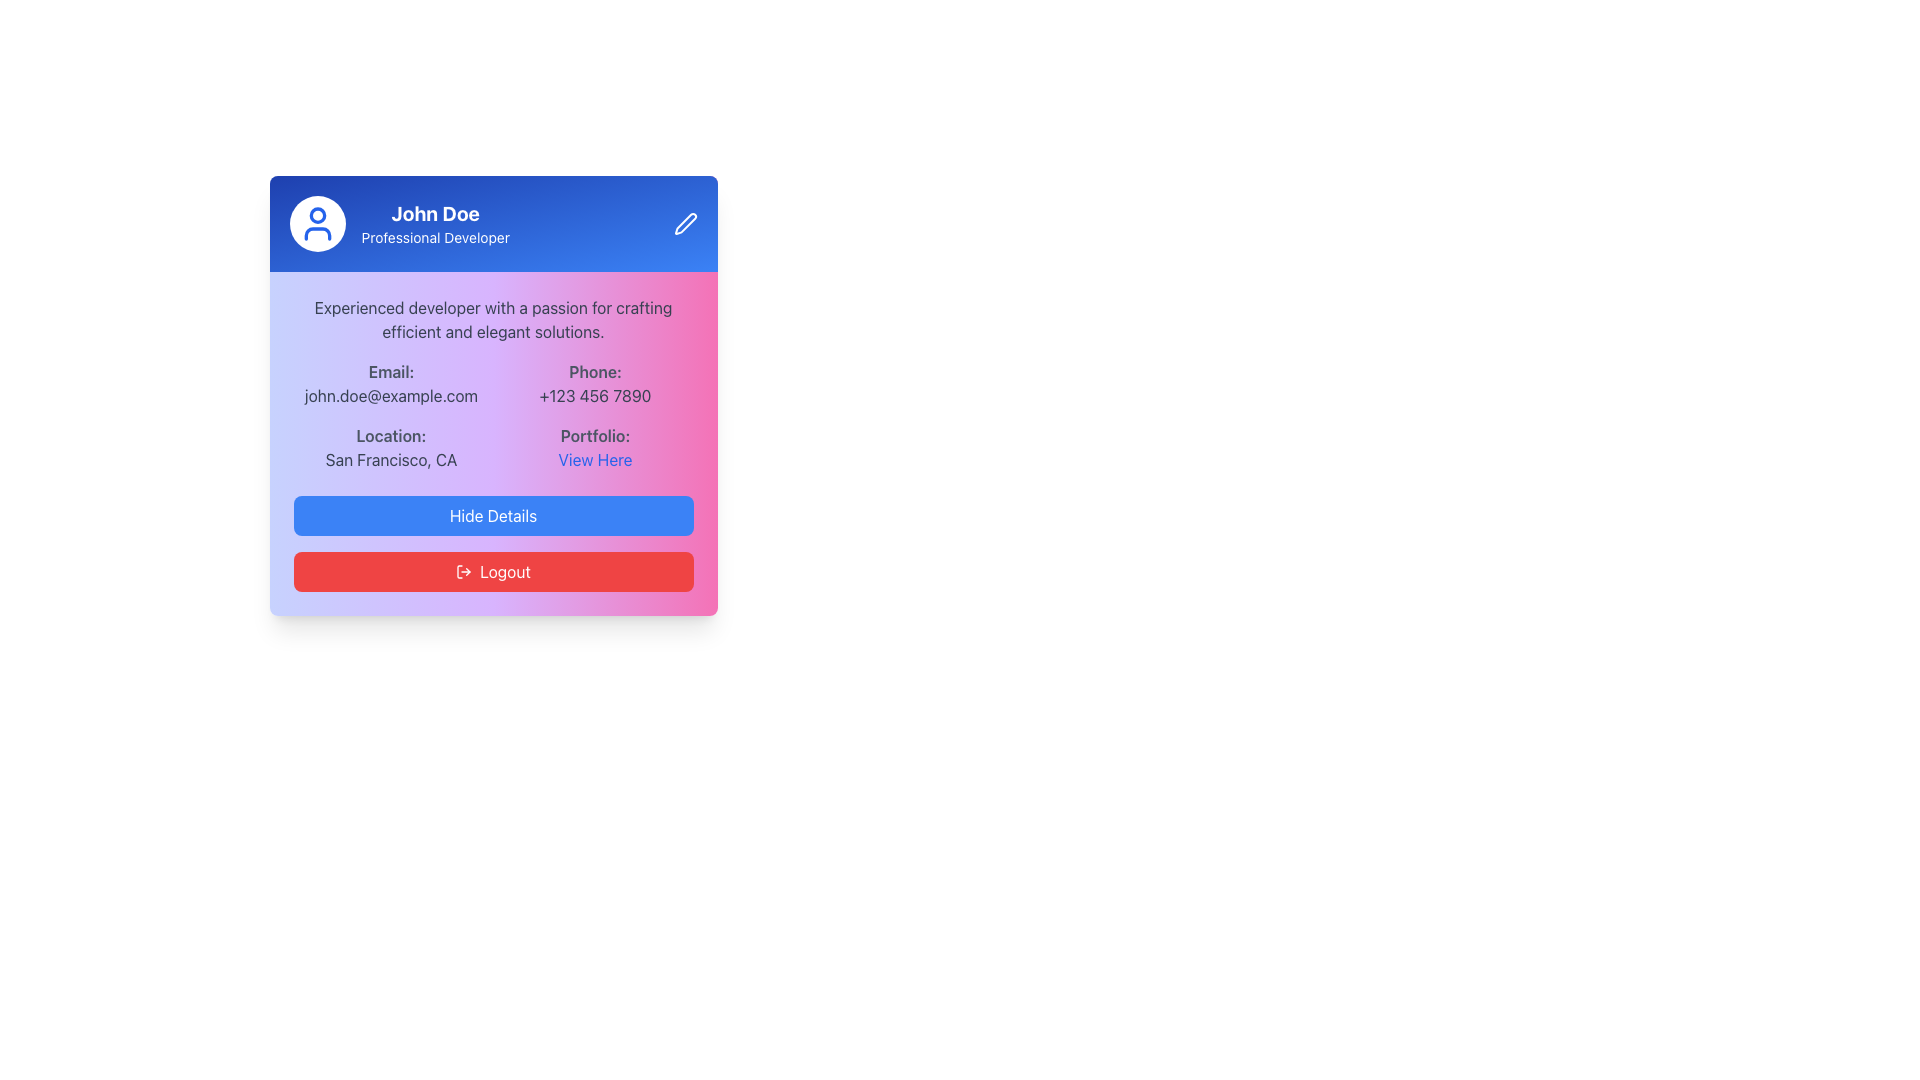 Image resolution: width=1920 pixels, height=1080 pixels. What do you see at coordinates (594, 384) in the screenshot?
I see `the static text information field displaying the phone number, which is located in the right column of a two-column layout, above the 'Portfolio:' element and vertically aligned with the 'Email:' element` at bounding box center [594, 384].